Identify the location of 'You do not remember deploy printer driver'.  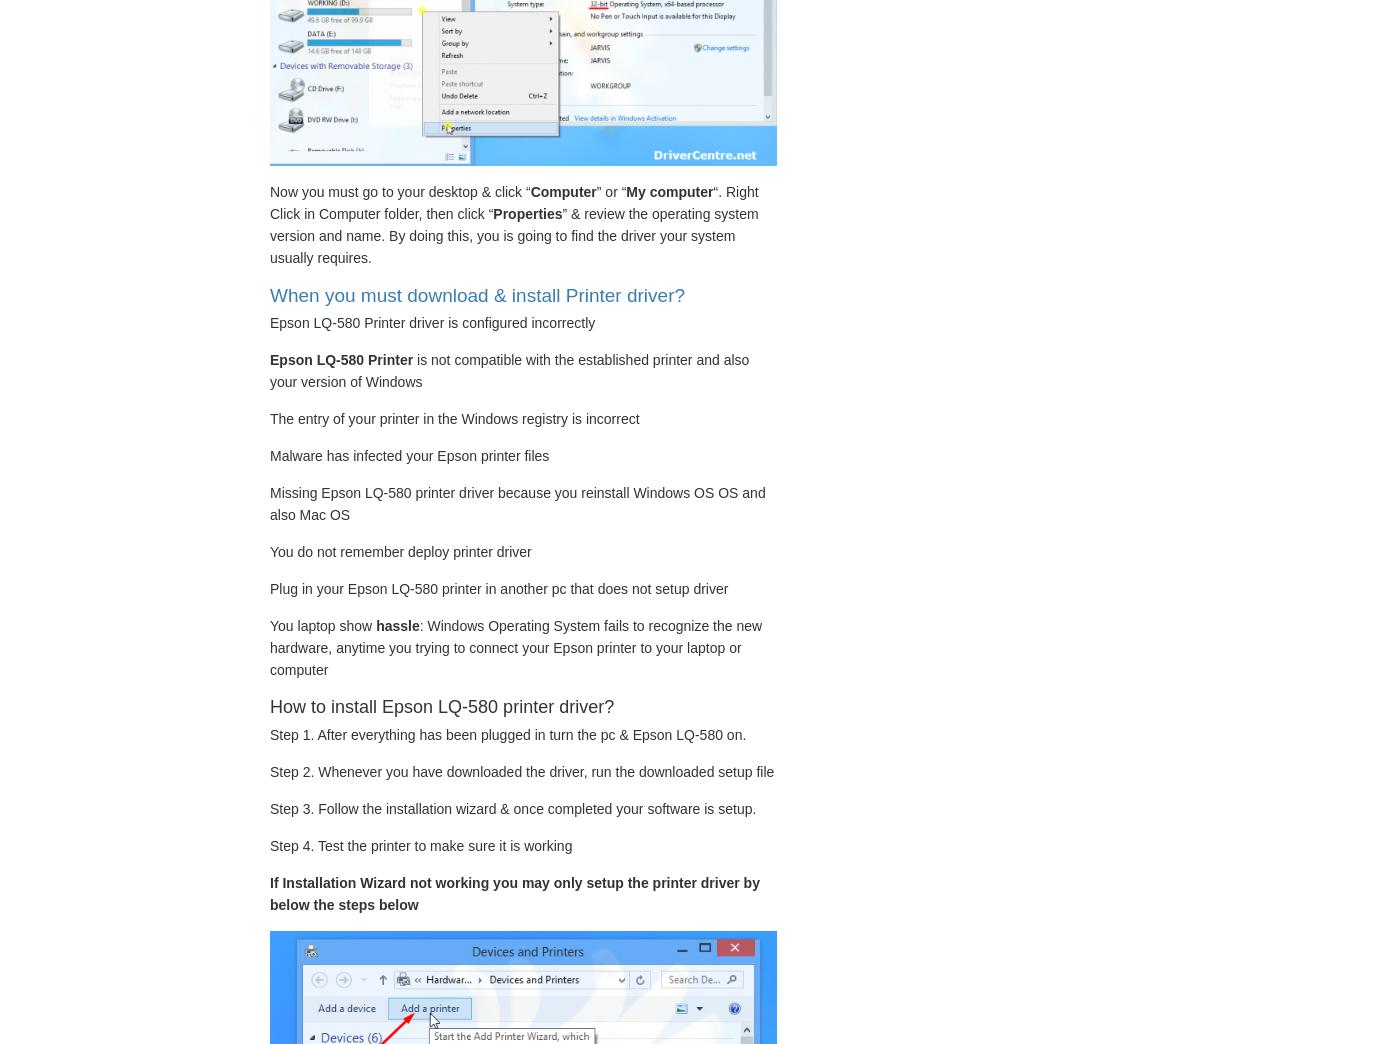
(400, 550).